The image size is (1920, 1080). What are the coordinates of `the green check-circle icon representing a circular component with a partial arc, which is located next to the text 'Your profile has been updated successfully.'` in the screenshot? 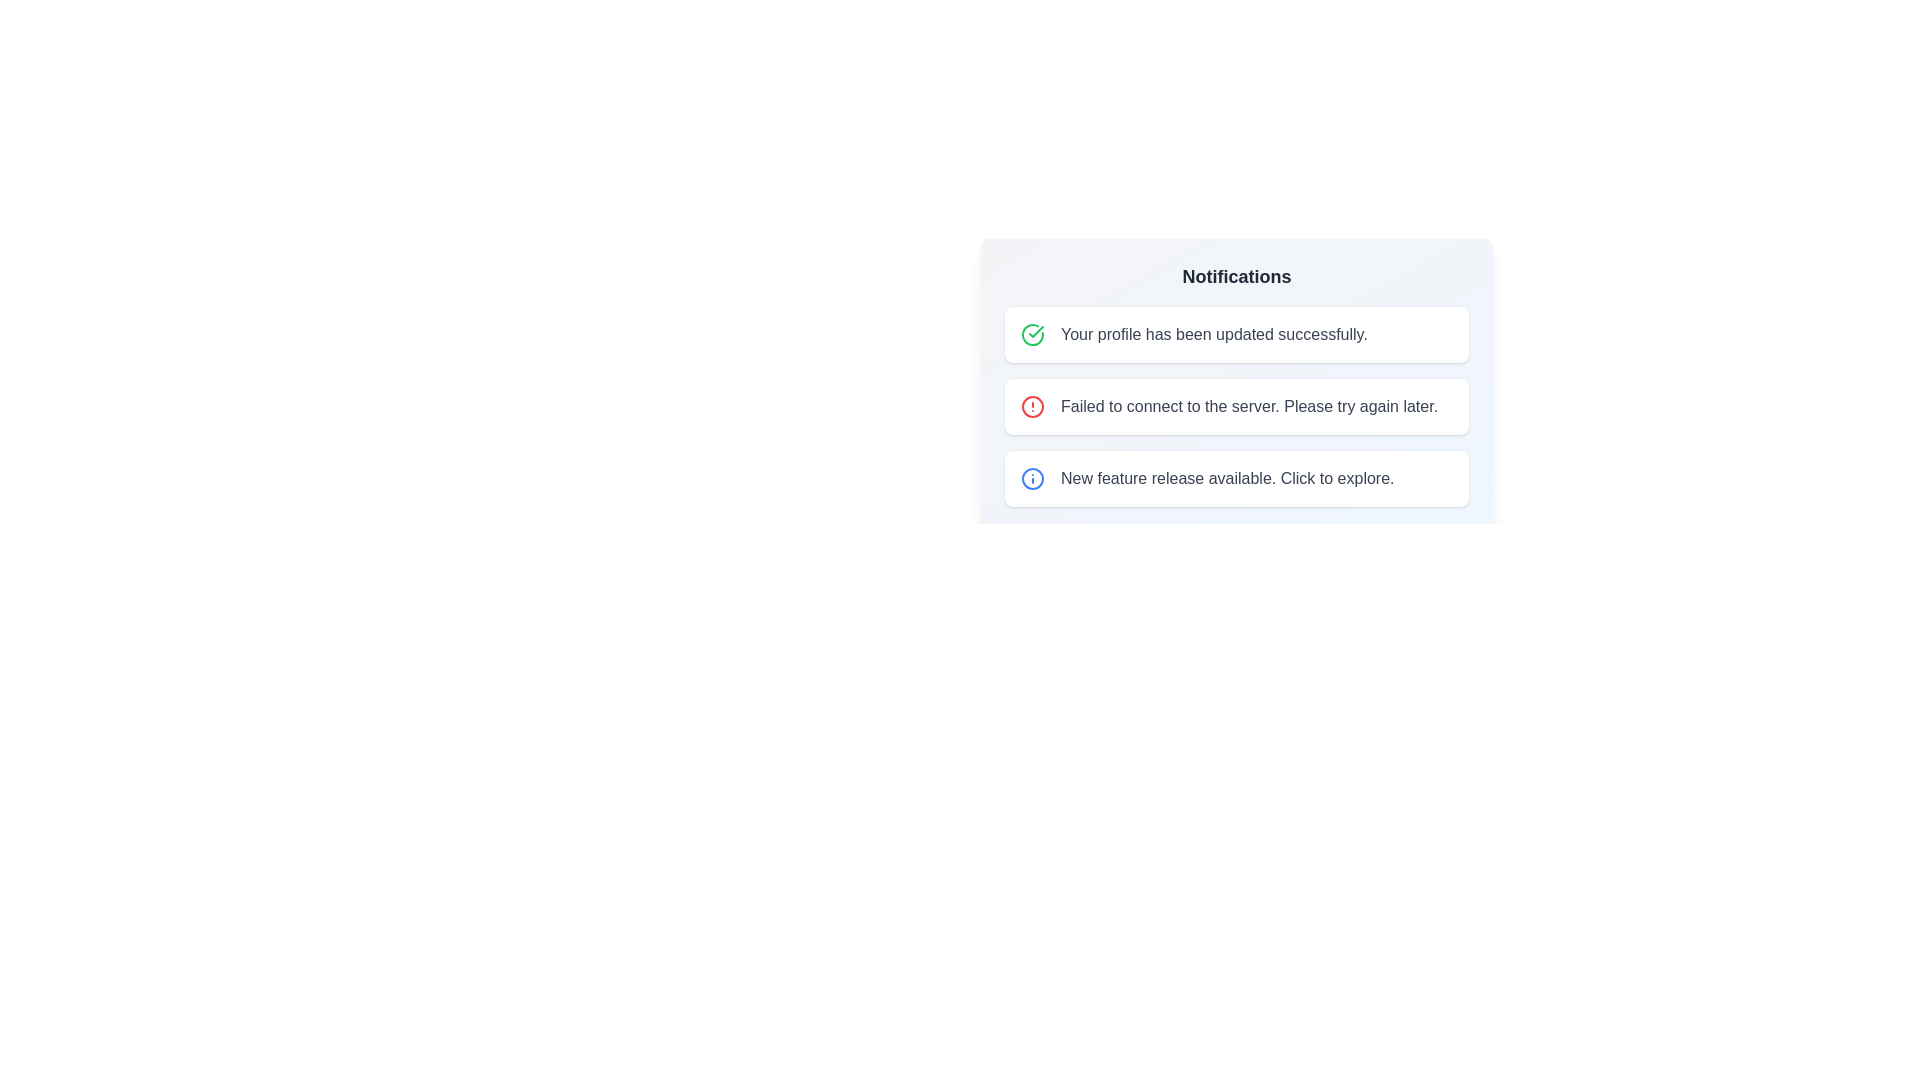 It's located at (1032, 334).